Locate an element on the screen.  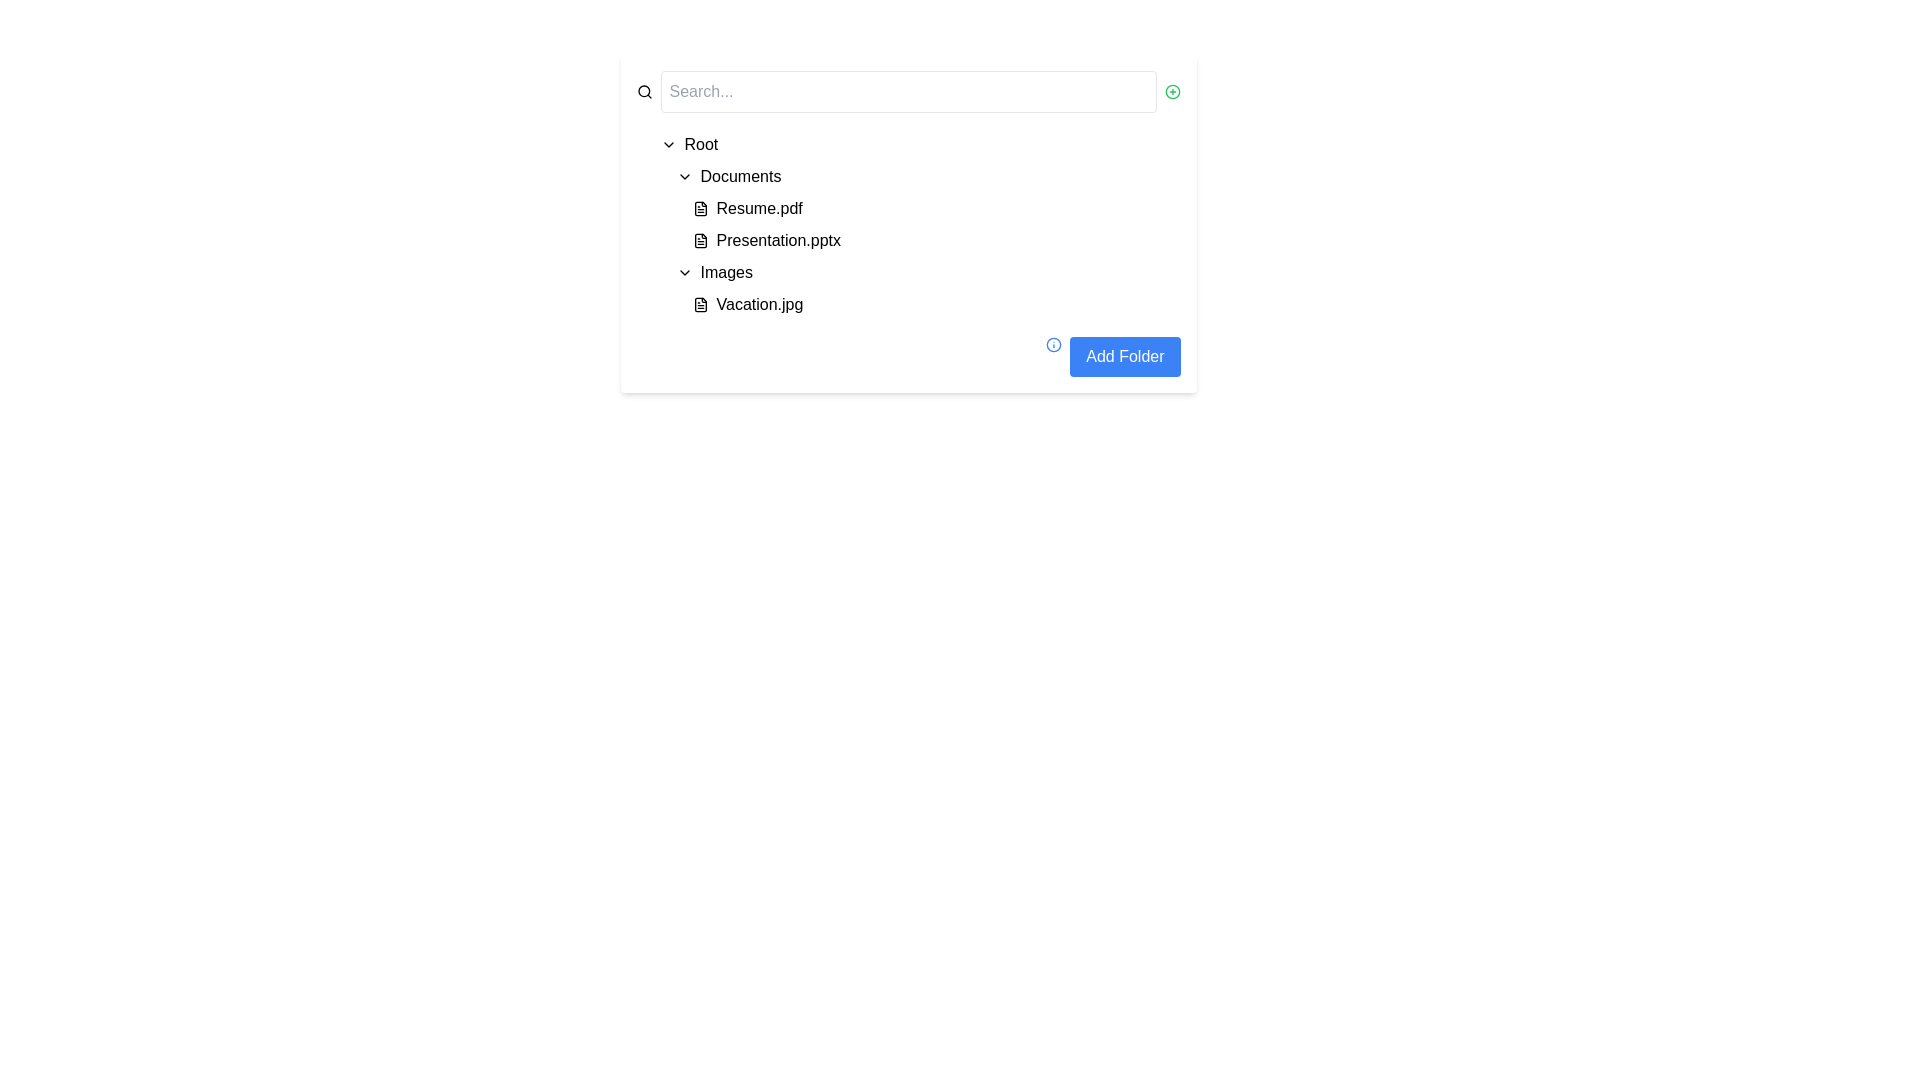
the Hierarchical list or tree view component that allows users to navigate and interact with the file directory structure is located at coordinates (915, 224).